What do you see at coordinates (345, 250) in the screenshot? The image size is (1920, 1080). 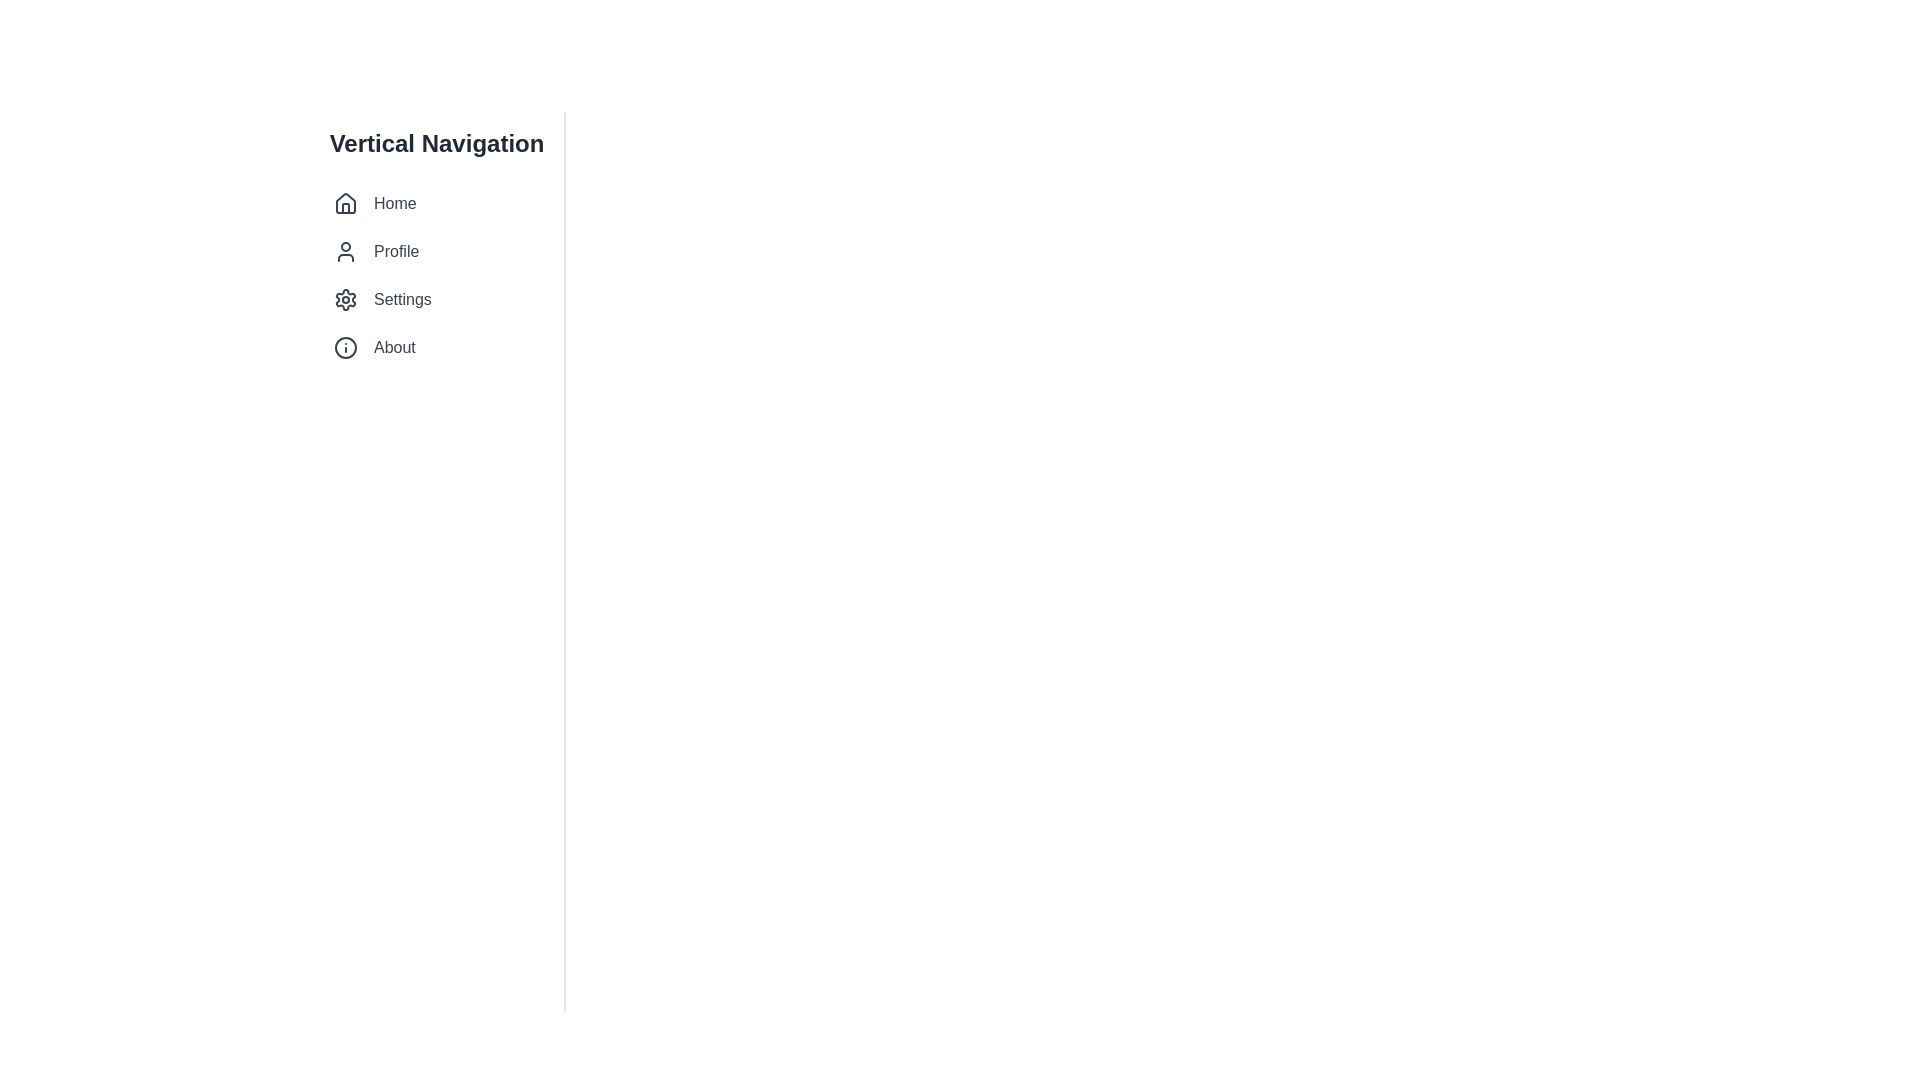 I see `the user silhouette icon located within the vertical navigation menu, which indicates the user profile or account section, positioned to the left of the 'Profile' label text` at bounding box center [345, 250].